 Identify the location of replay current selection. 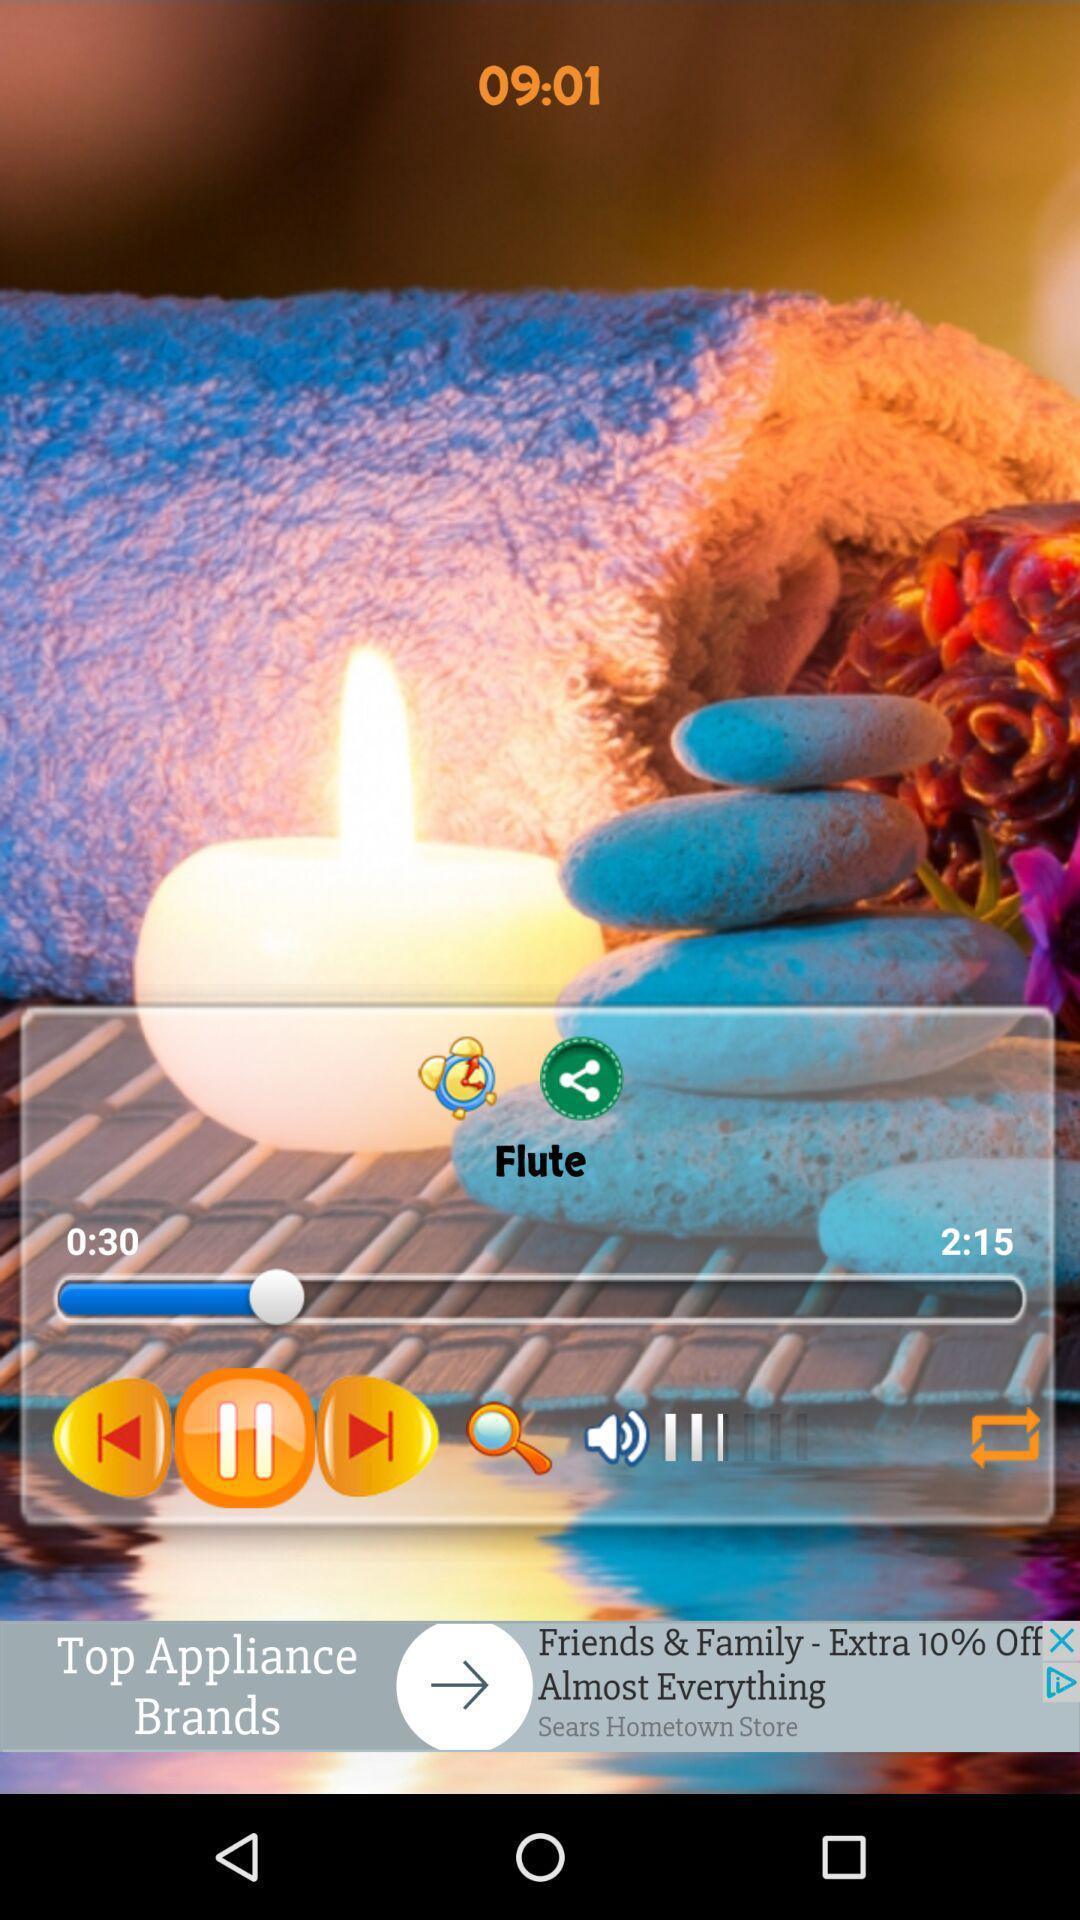
(1005, 1436).